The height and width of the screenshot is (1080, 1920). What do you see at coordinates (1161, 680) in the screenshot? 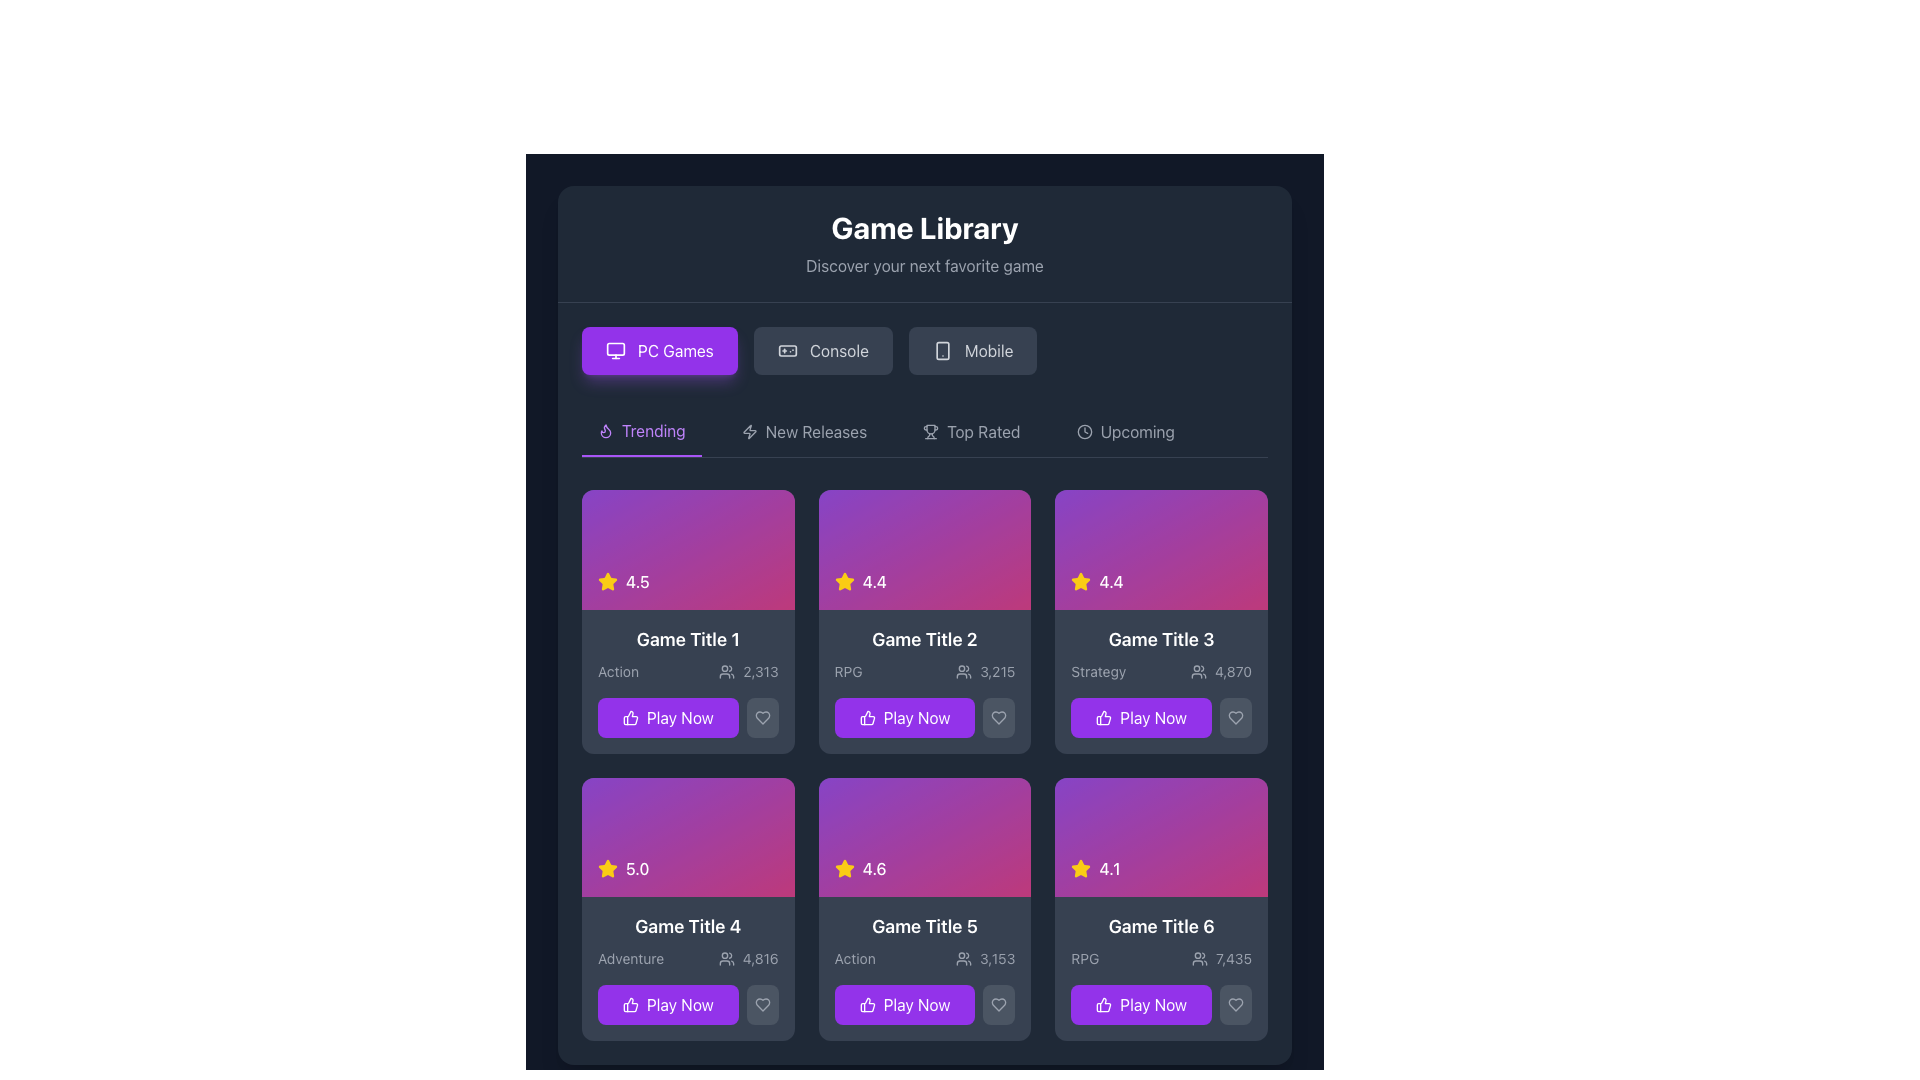
I see `the game entry card located in the top-right corner of the grid, specifically the third card in the top row` at bounding box center [1161, 680].